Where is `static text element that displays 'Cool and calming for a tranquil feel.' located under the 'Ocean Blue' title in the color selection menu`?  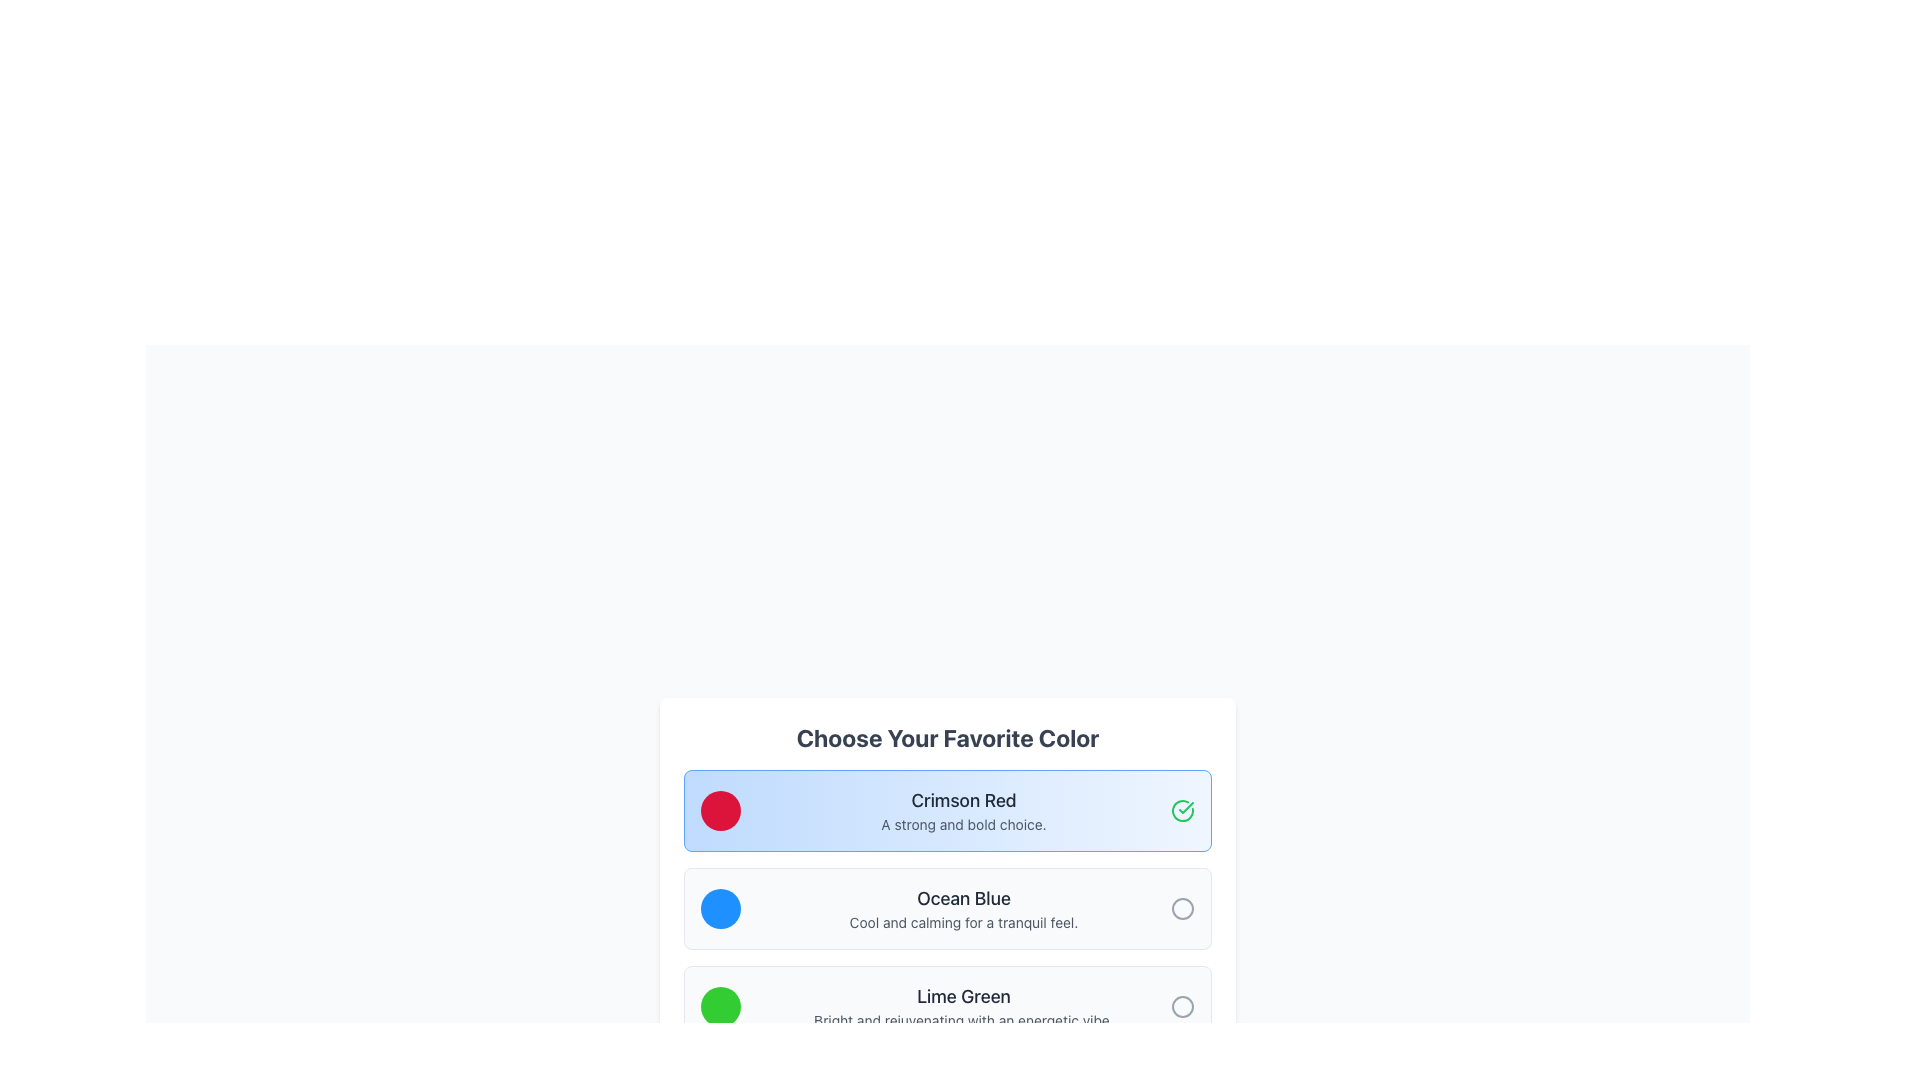
static text element that displays 'Cool and calming for a tranquil feel.' located under the 'Ocean Blue' title in the color selection menu is located at coordinates (964, 922).